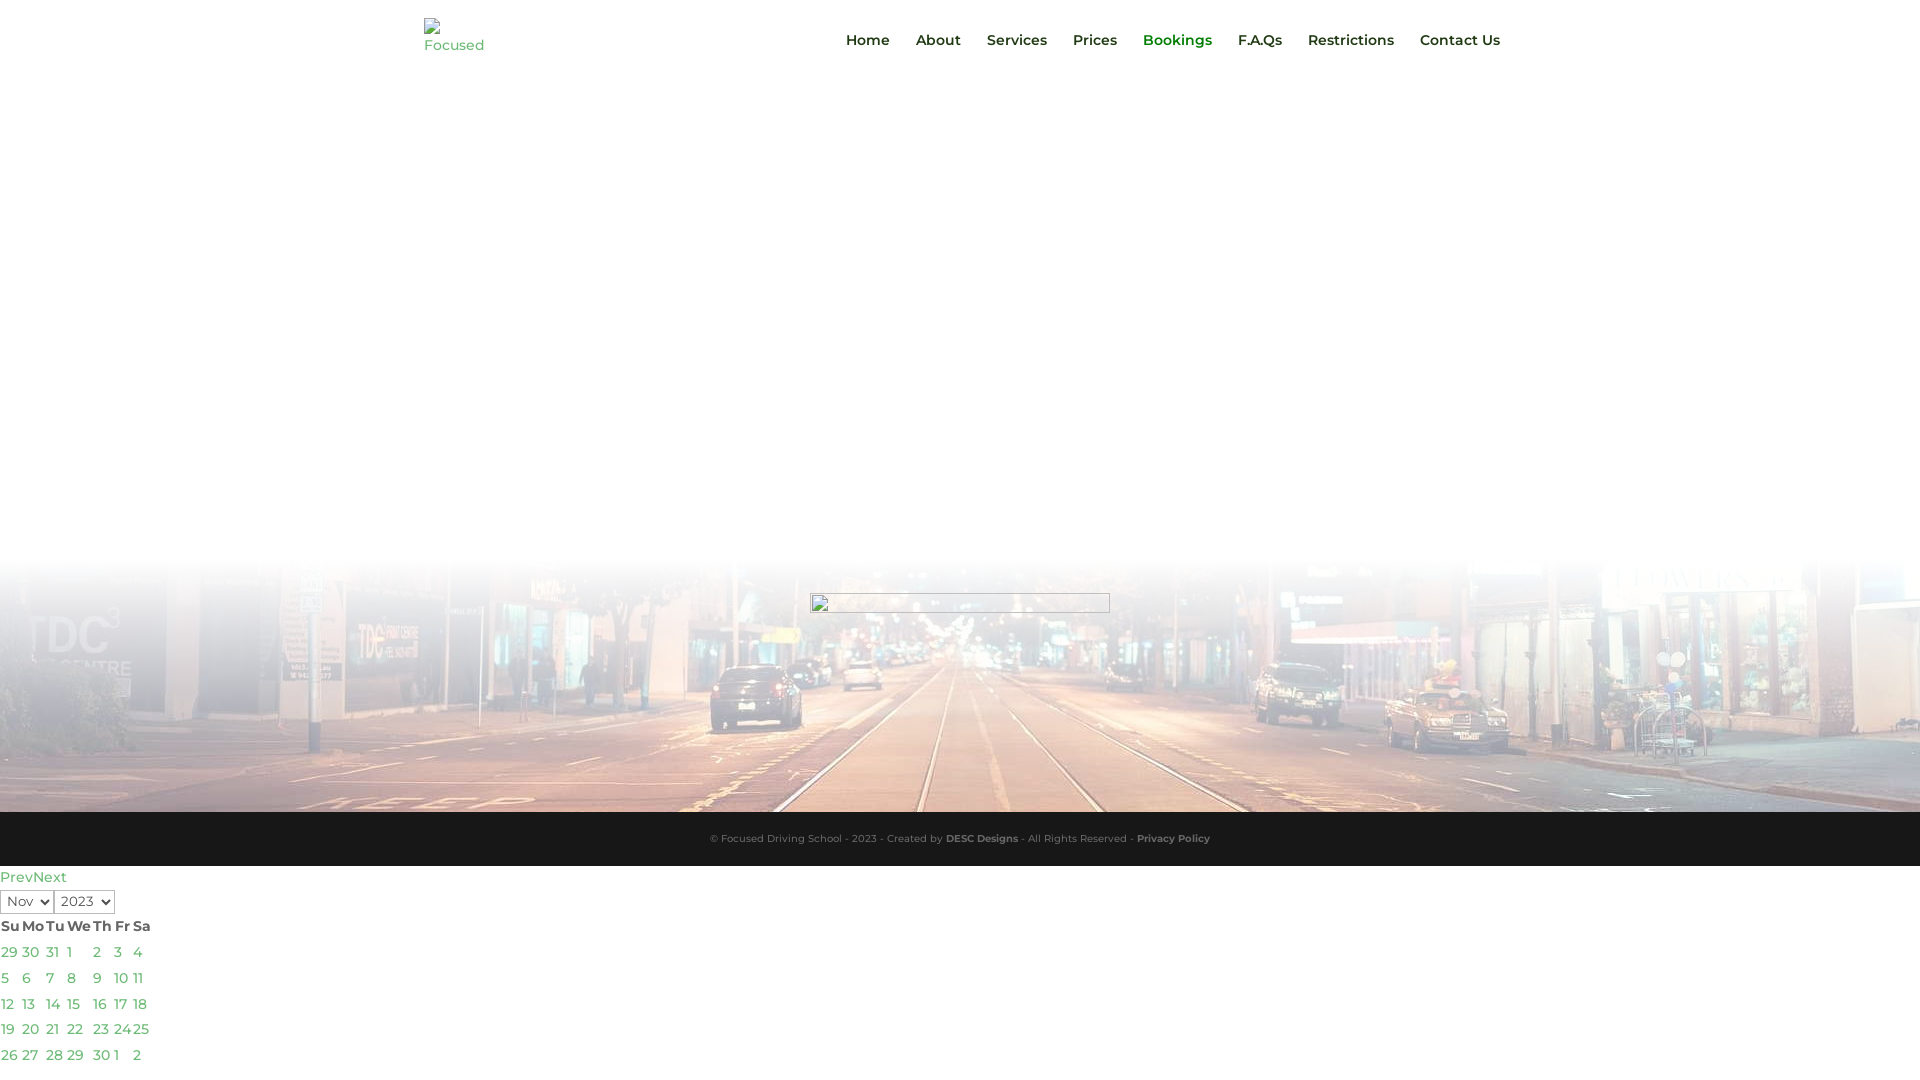 The height and width of the screenshot is (1080, 1920). Describe the element at coordinates (987, 55) in the screenshot. I see `'Services'` at that location.